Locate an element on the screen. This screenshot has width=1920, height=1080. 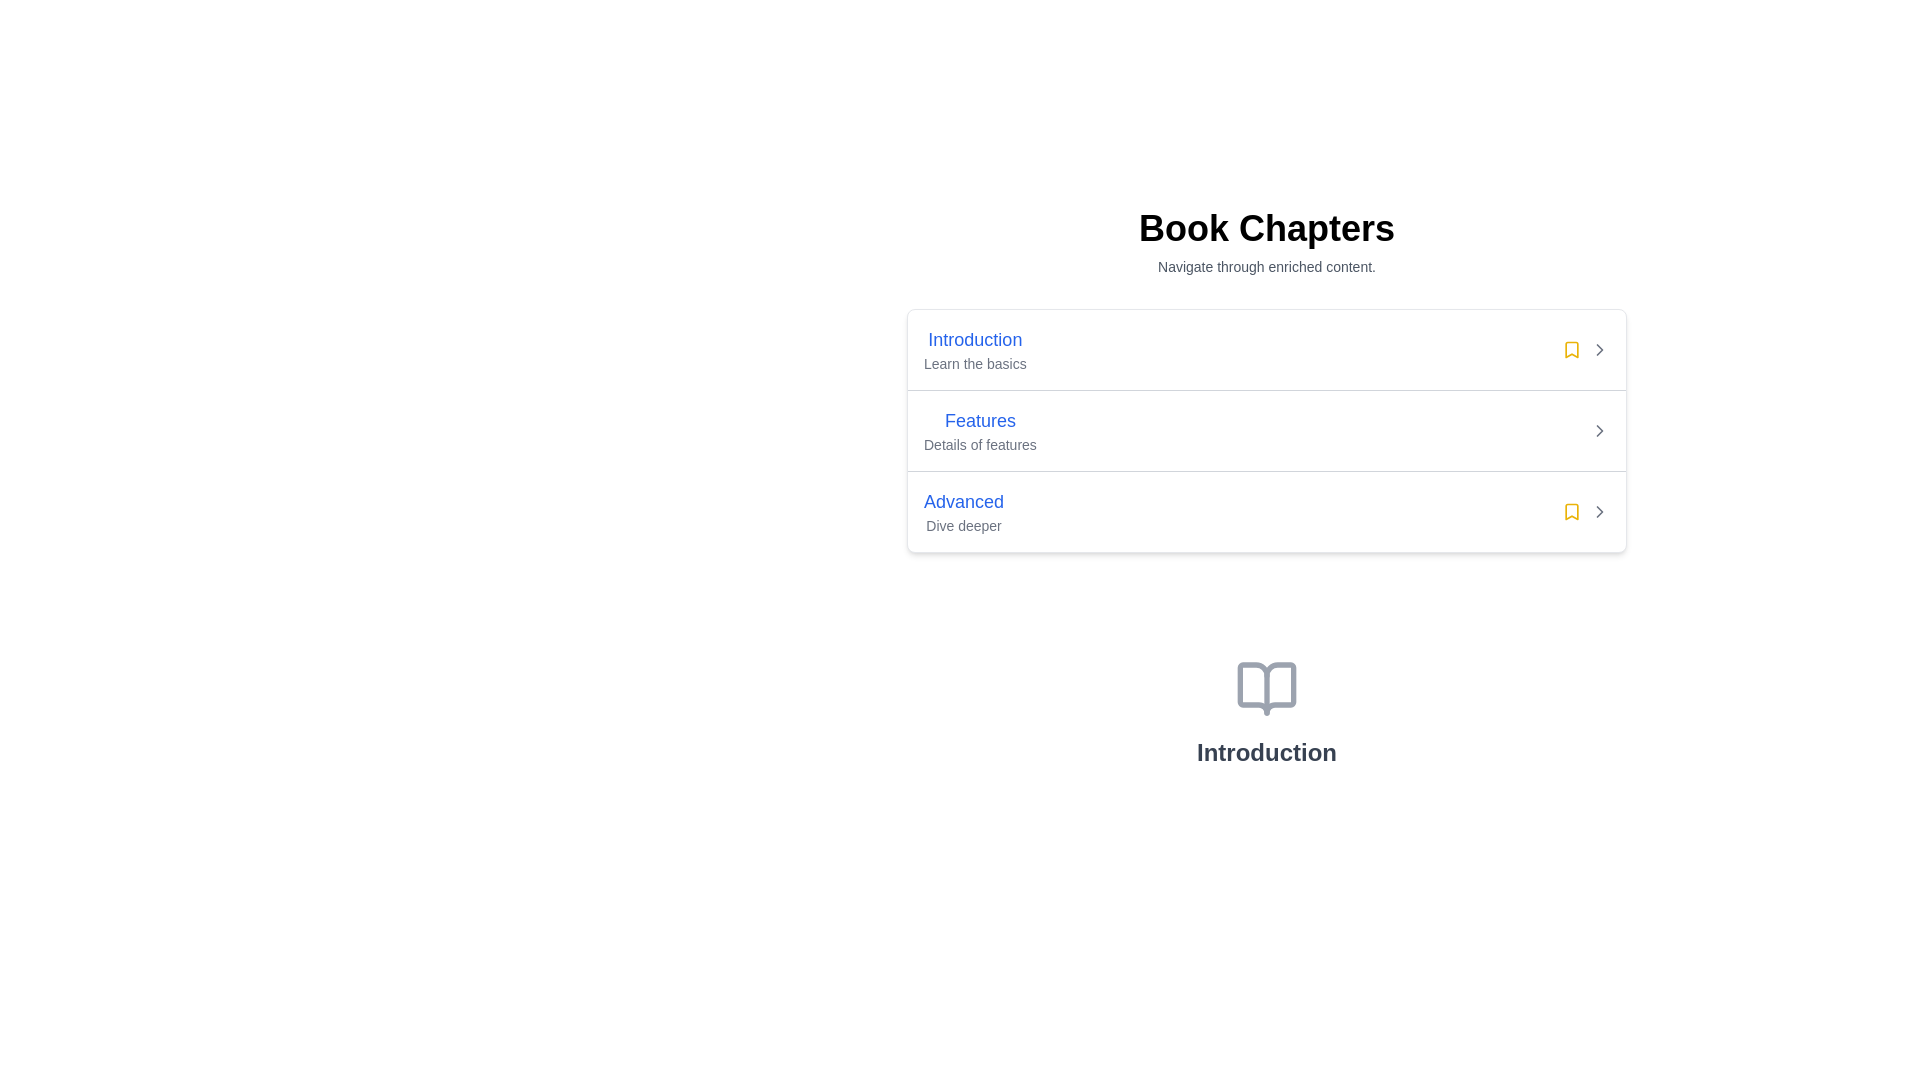
the text heading section titled 'Book Chapters' which includes the subtitle 'Navigate through enriched content.' is located at coordinates (1266, 242).